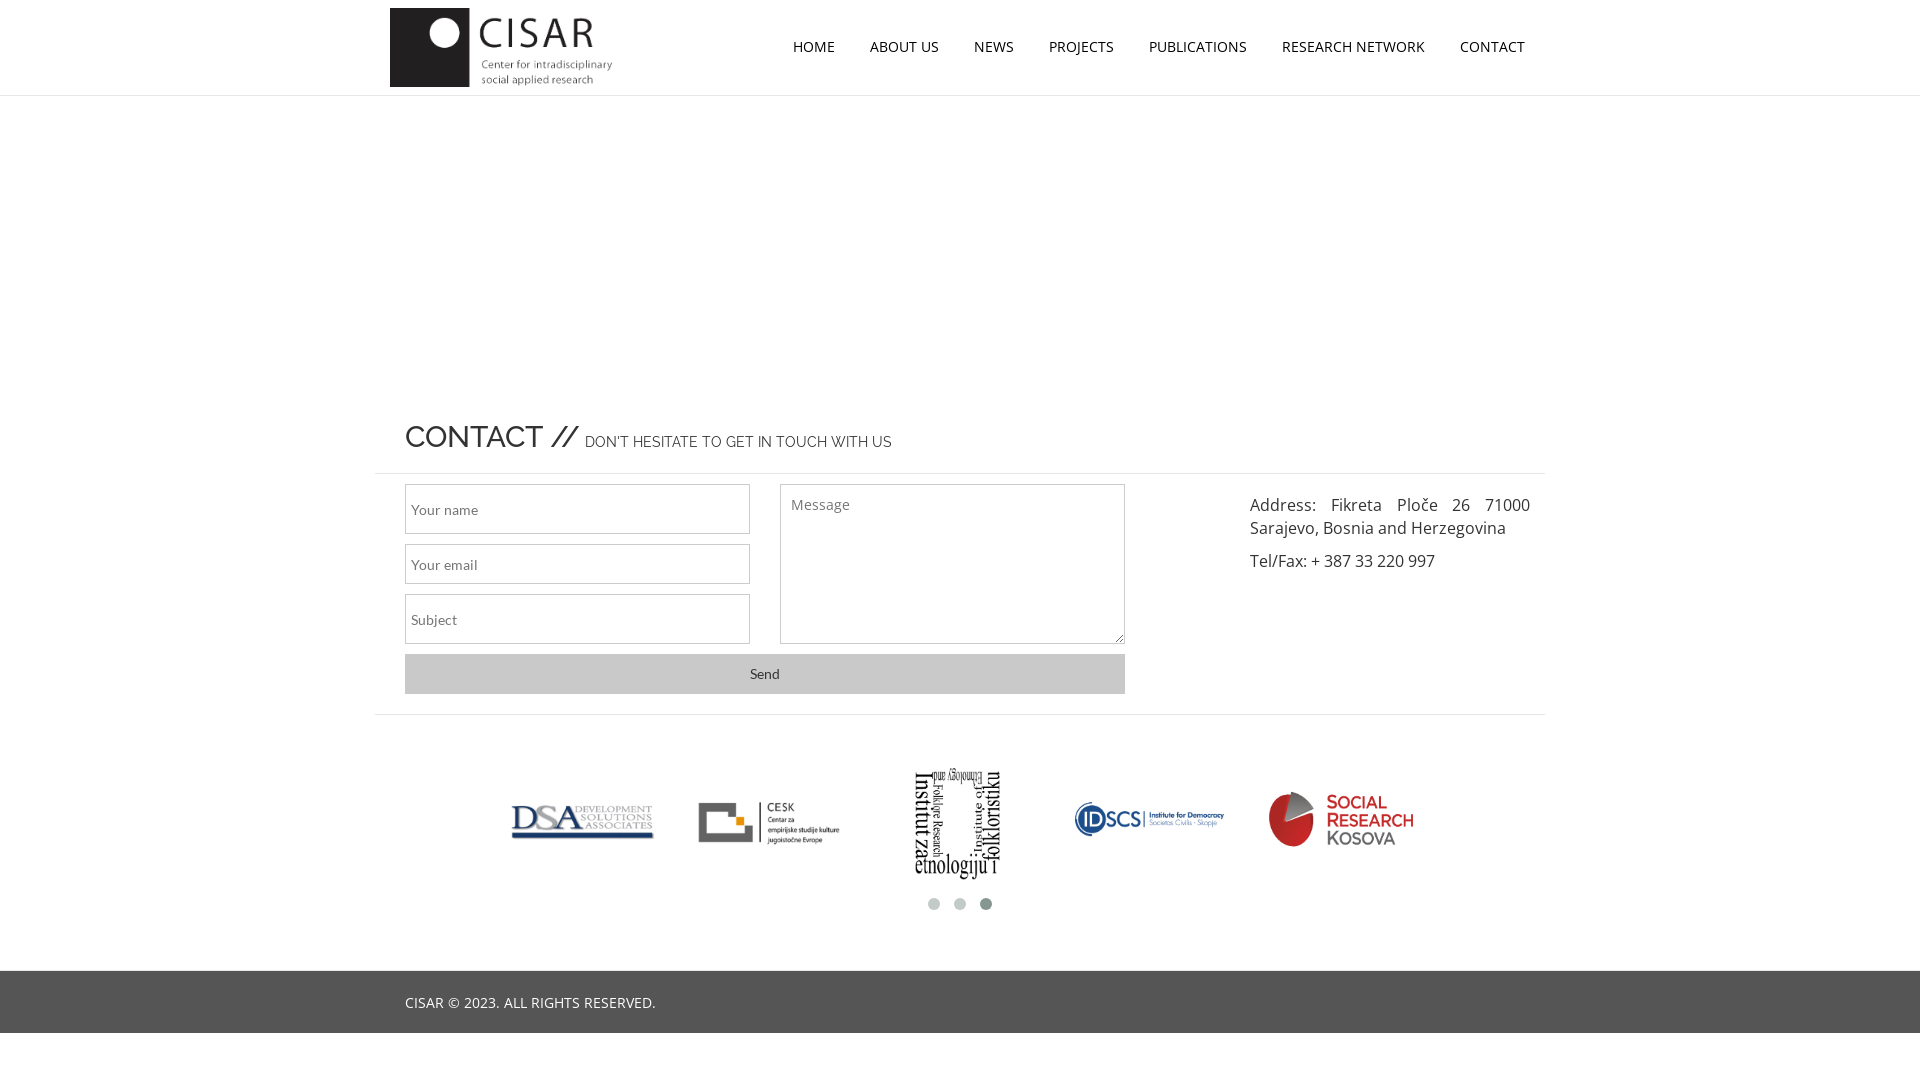  I want to click on 'RESEARCH NETWORK', so click(1353, 45).